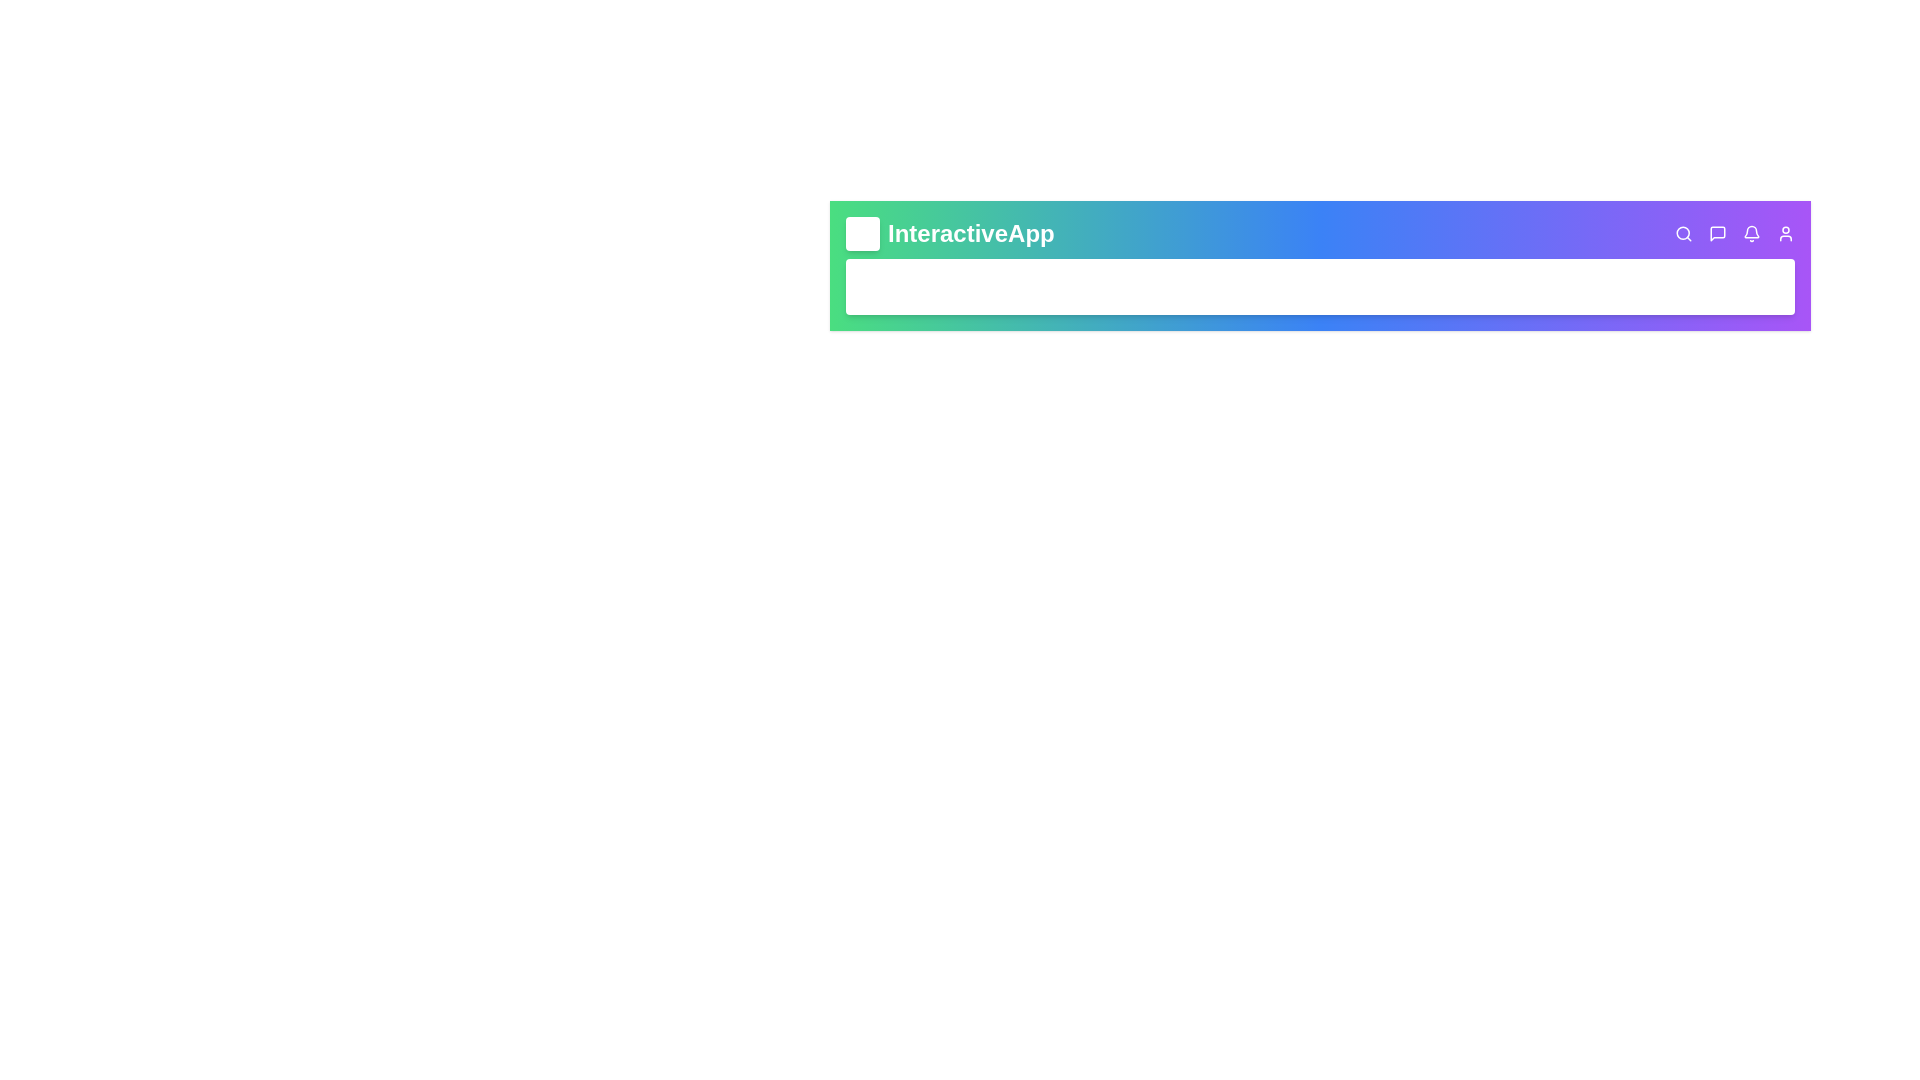 The image size is (1920, 1080). I want to click on the Search icon to perform its associated action, so click(1683, 233).